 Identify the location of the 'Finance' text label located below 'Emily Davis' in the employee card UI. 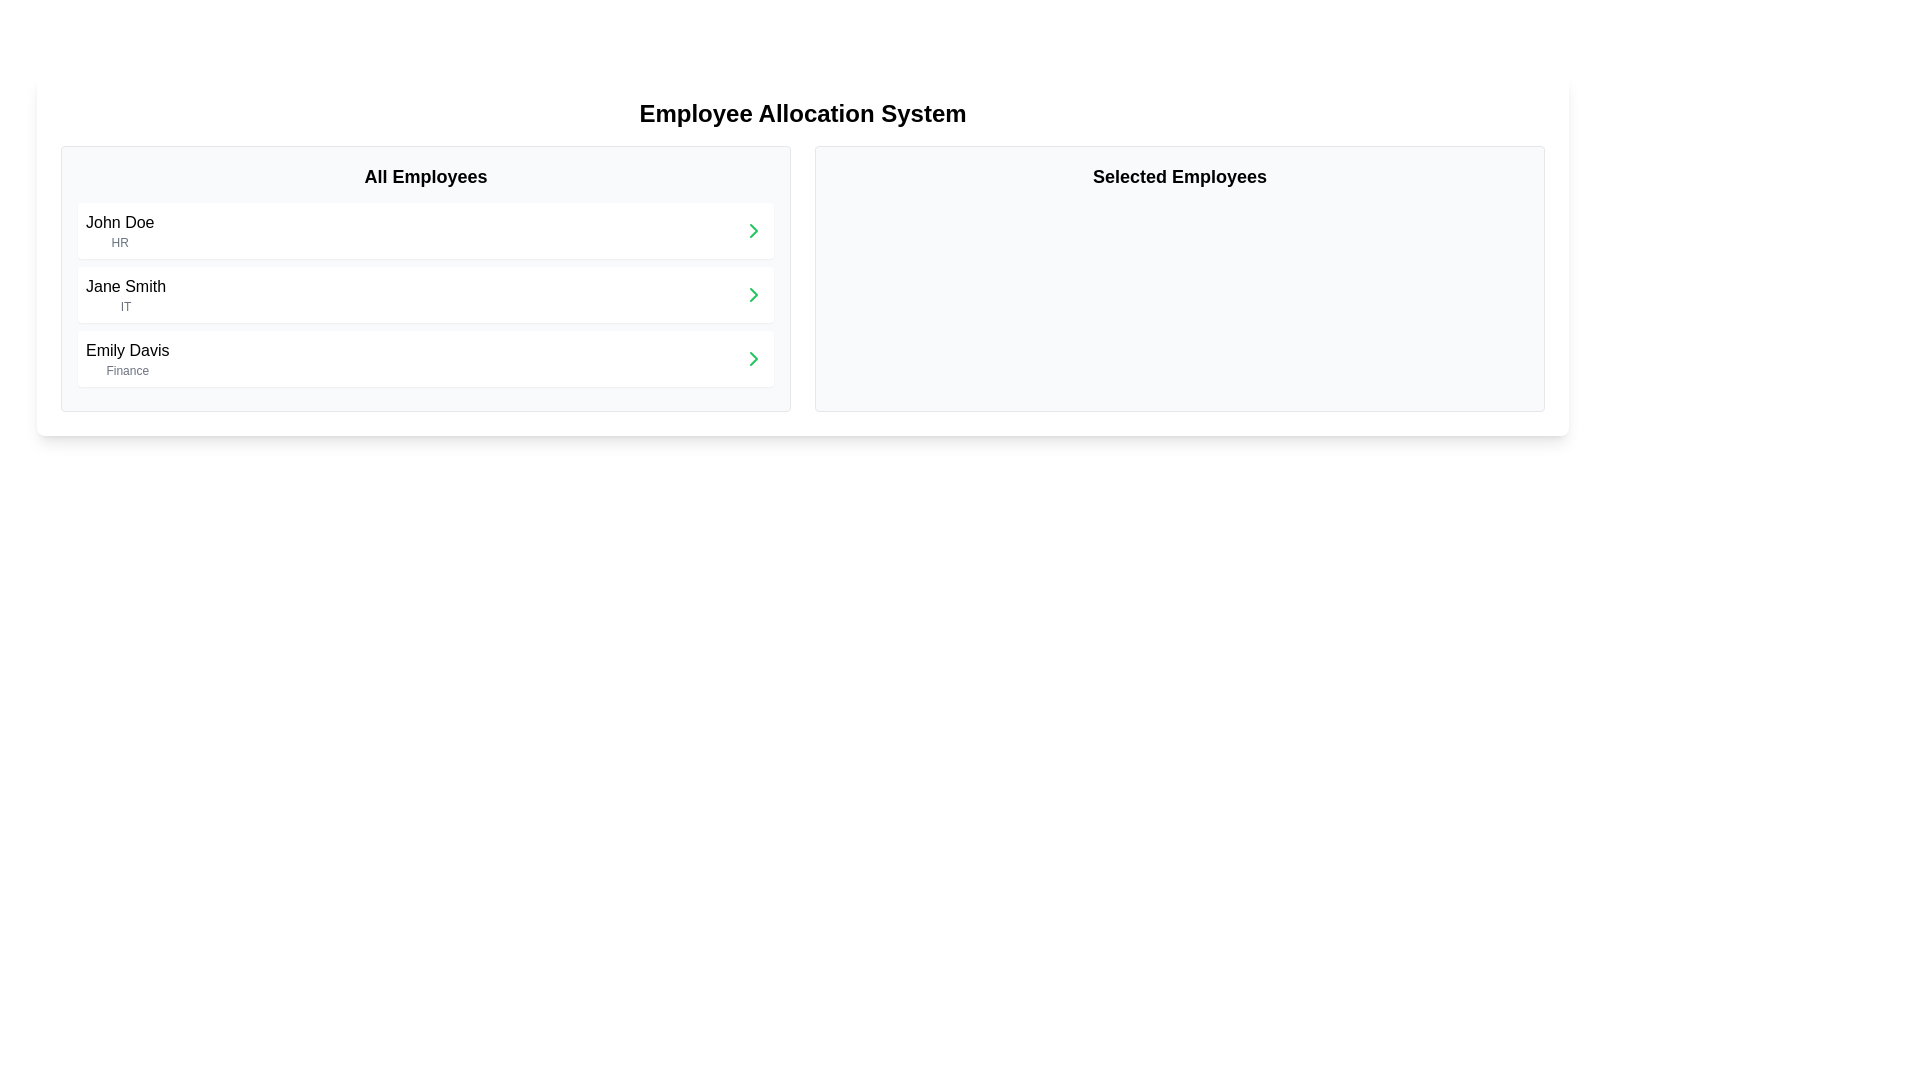
(126, 370).